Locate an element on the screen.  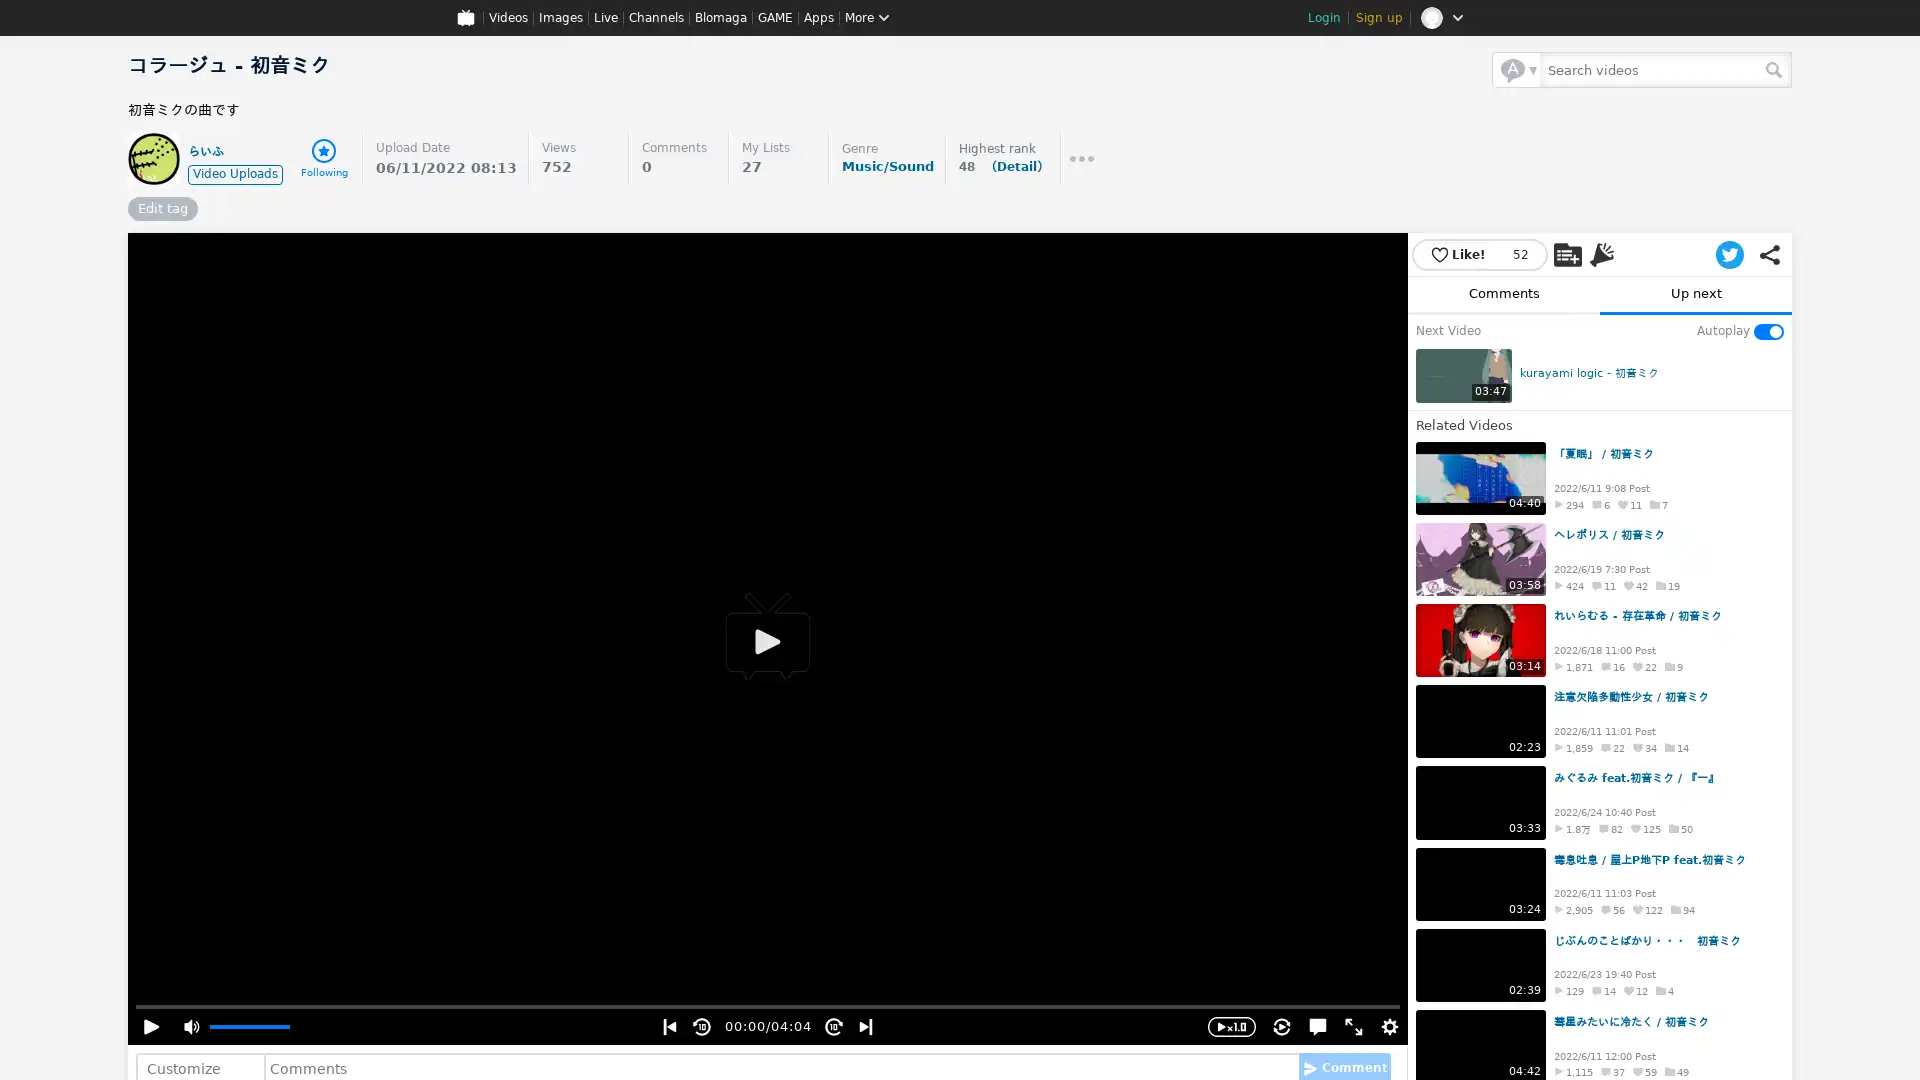
Rewind 10sec is located at coordinates (701, 1026).